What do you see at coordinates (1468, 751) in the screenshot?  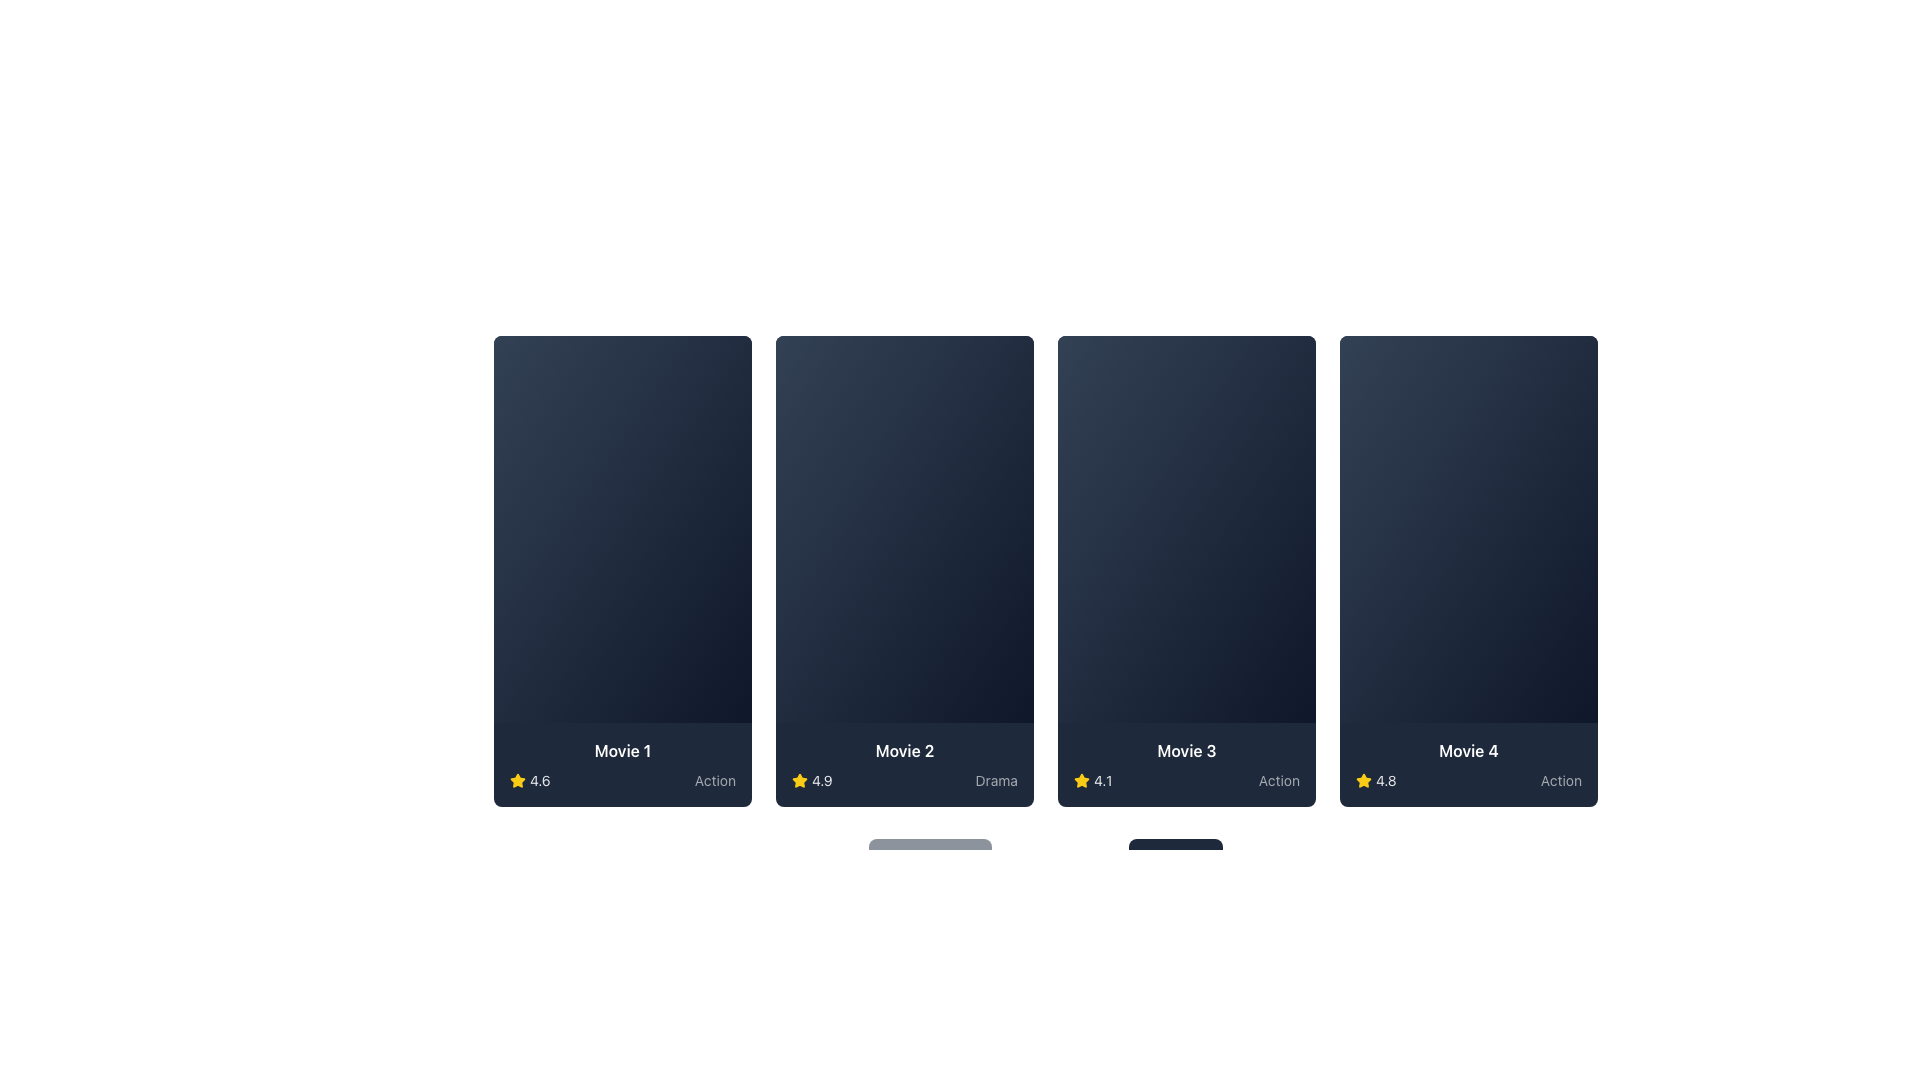 I see `the title text label of the fourth movie card, which identifies the movie in the interface and is located above the additional details like rating and genre` at bounding box center [1468, 751].